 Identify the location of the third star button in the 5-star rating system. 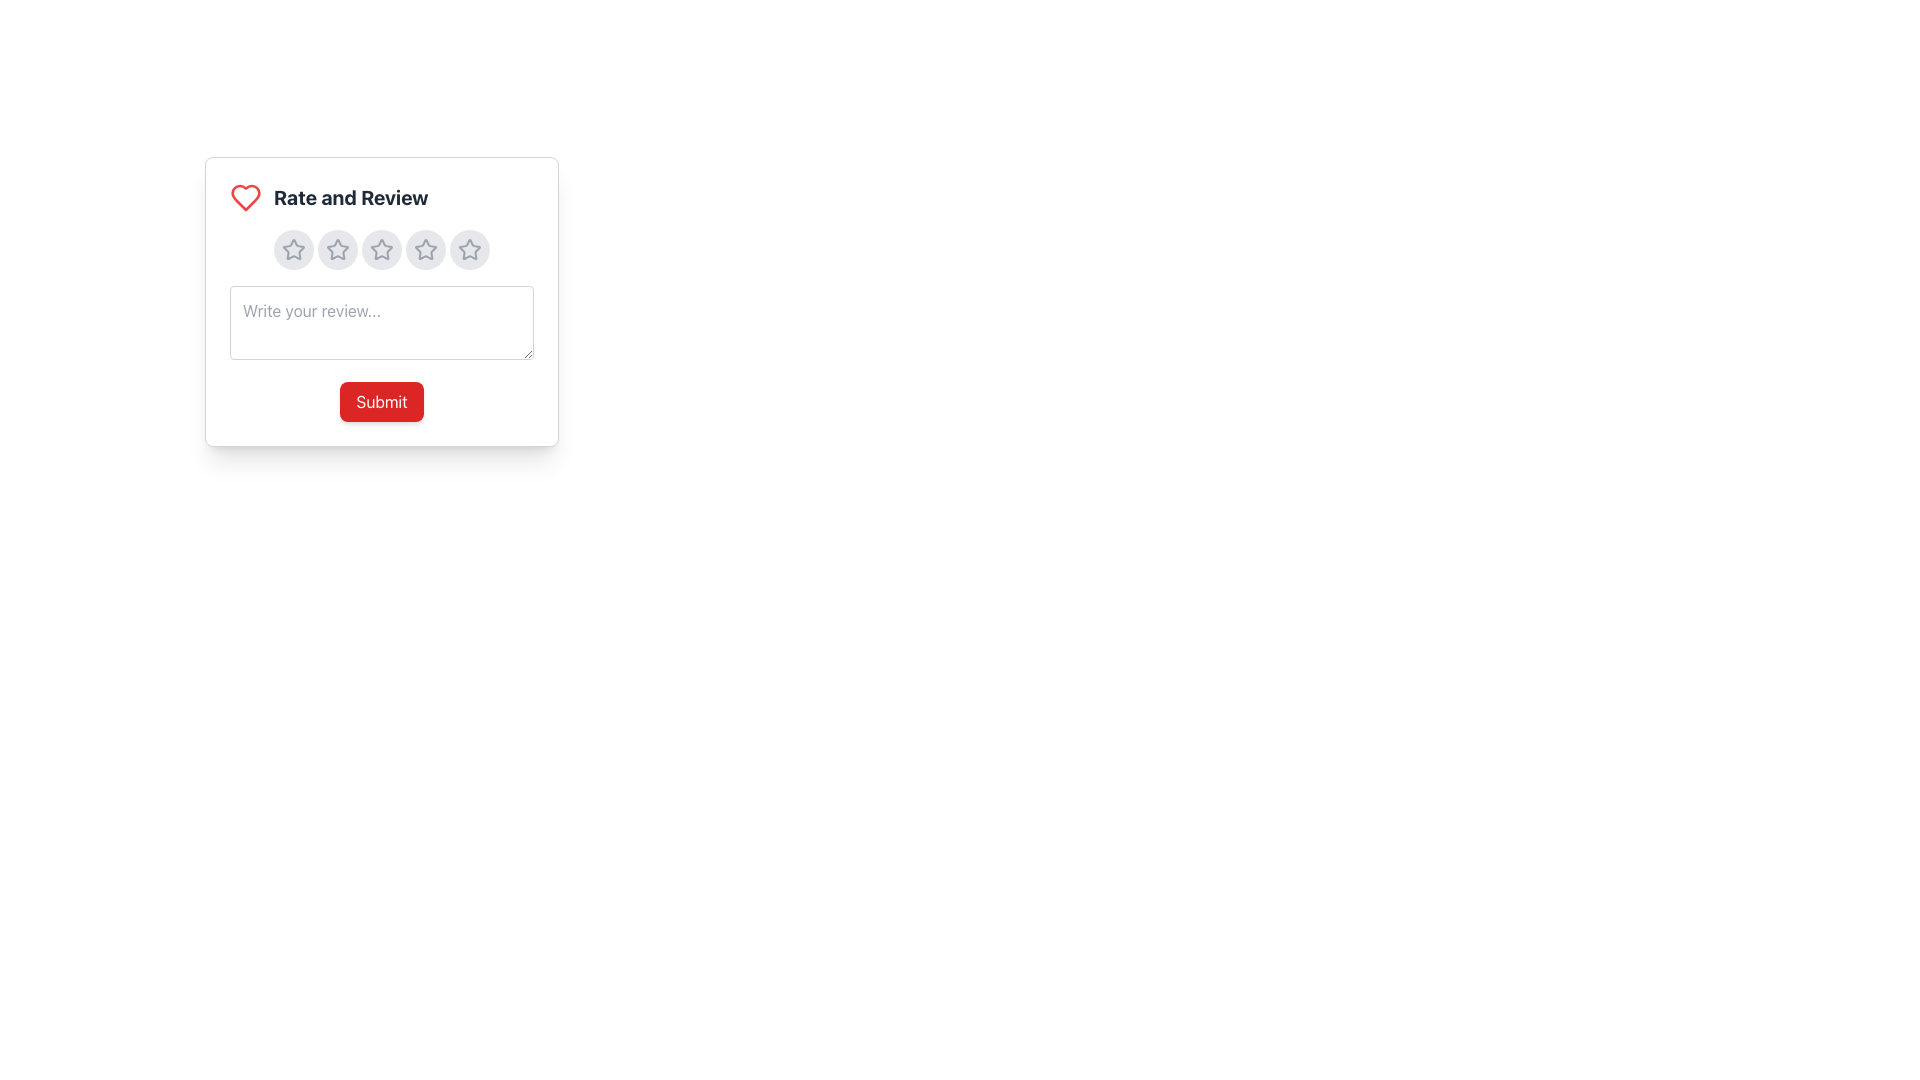
(382, 249).